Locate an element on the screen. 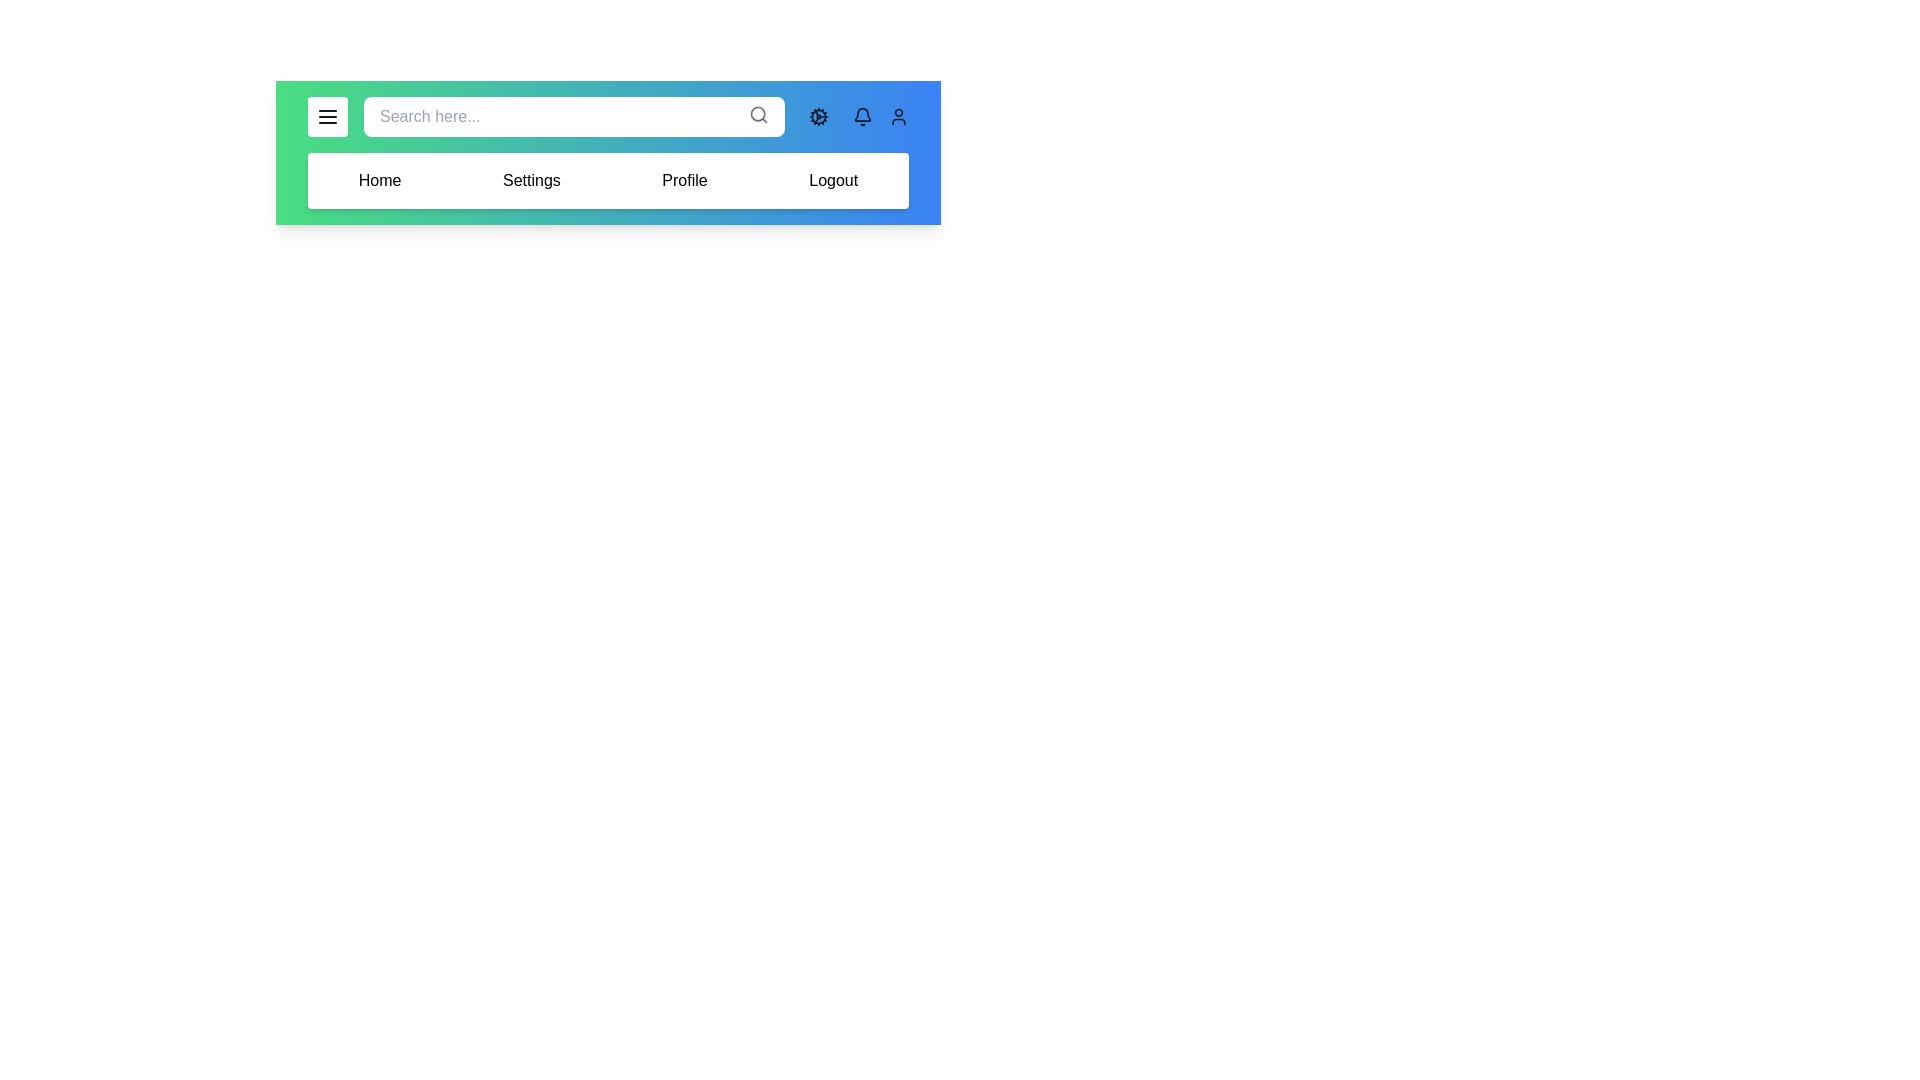 This screenshot has width=1920, height=1080. the menu item labeled Settings is located at coordinates (531, 181).